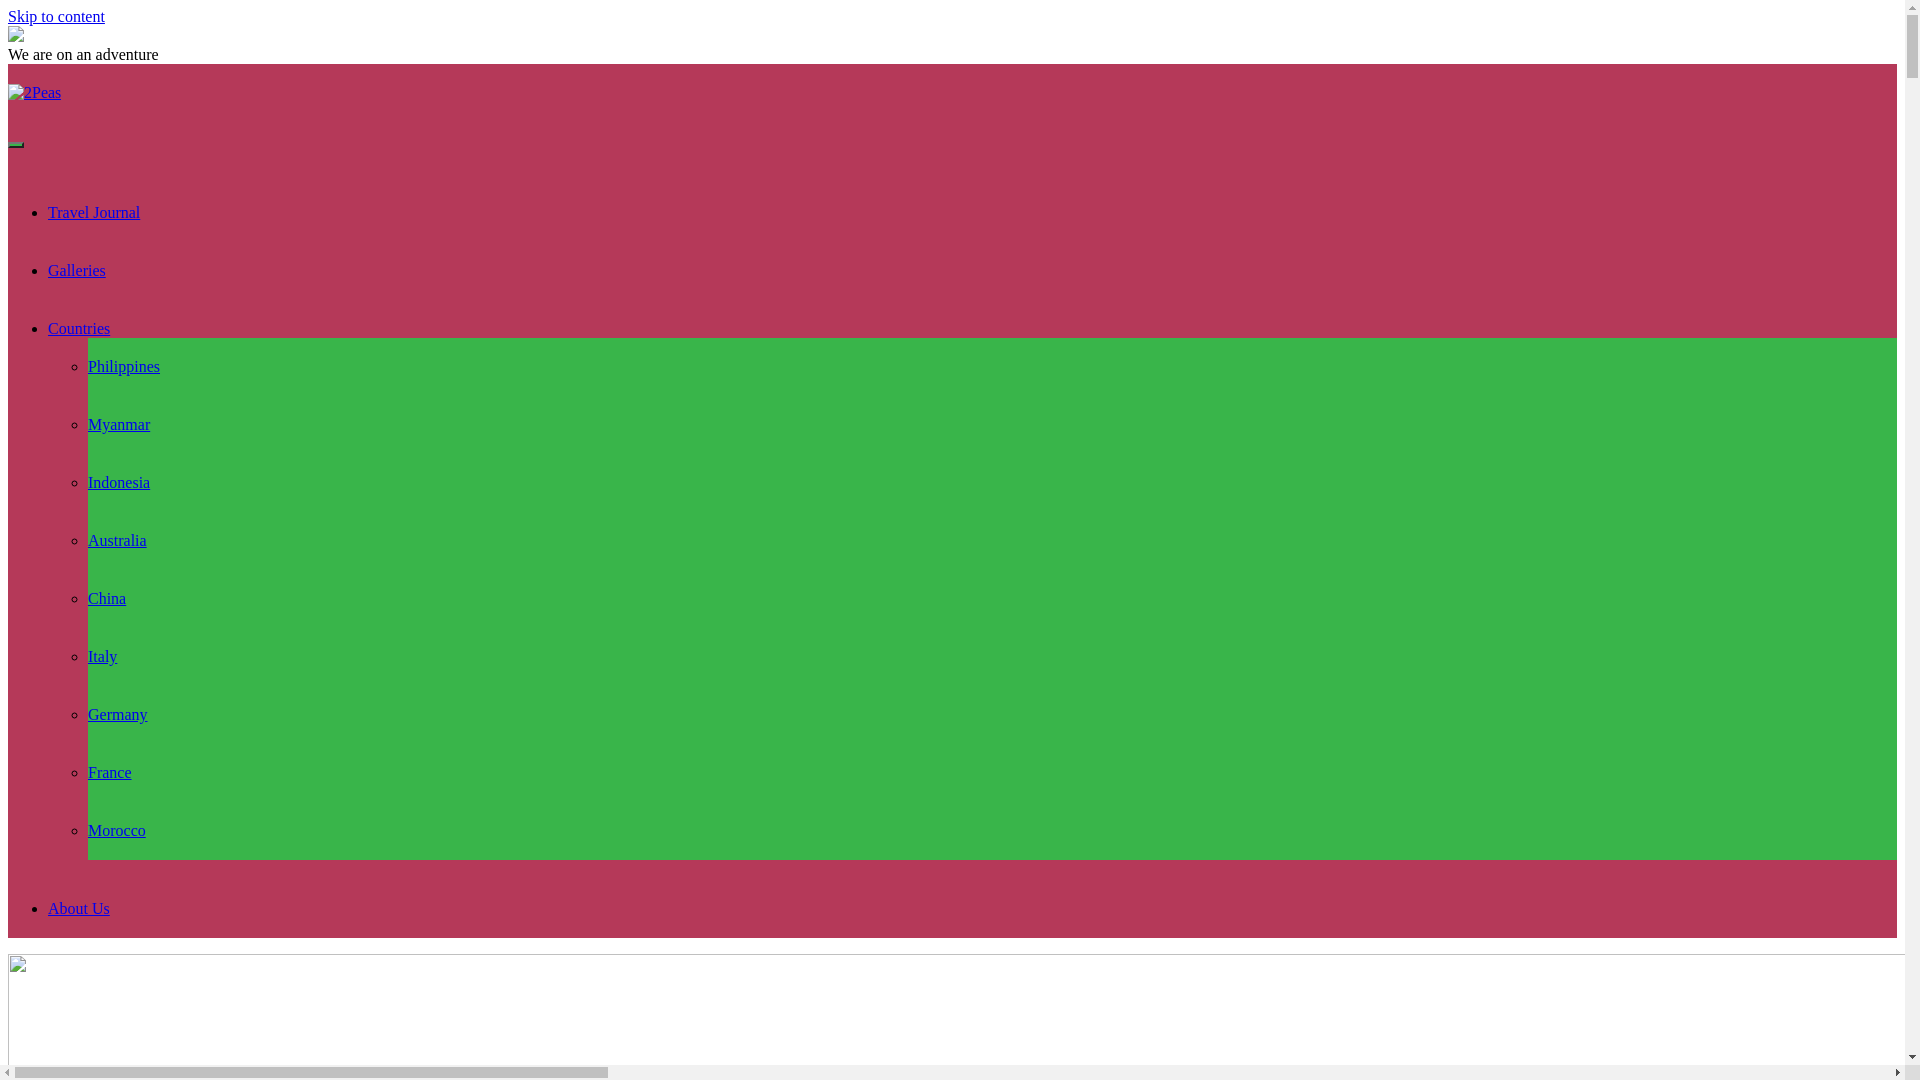 Image resolution: width=1920 pixels, height=1080 pixels. I want to click on 'France', so click(86, 771).